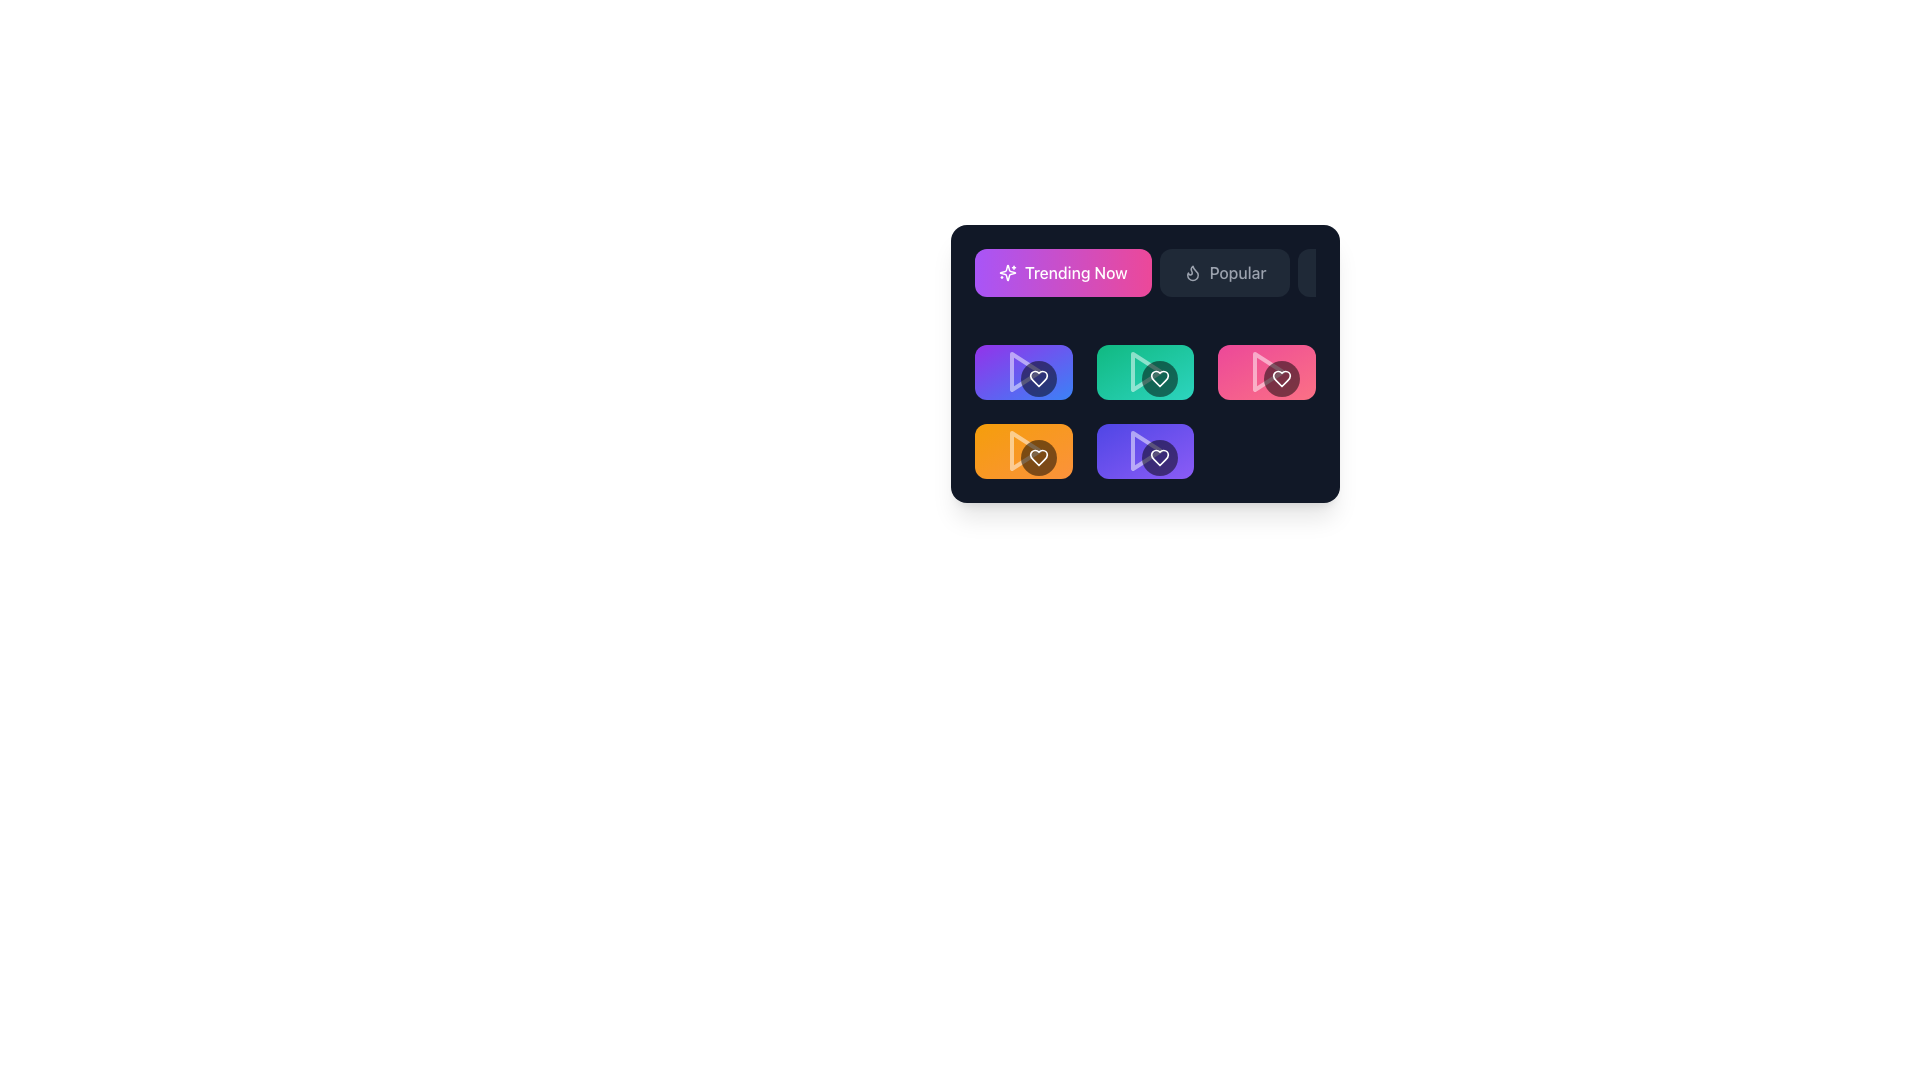 Image resolution: width=1920 pixels, height=1080 pixels. What do you see at coordinates (1023, 451) in the screenshot?
I see `the interactive video thumbnail located in the second row, first column of a 2x3 grid layout` at bounding box center [1023, 451].